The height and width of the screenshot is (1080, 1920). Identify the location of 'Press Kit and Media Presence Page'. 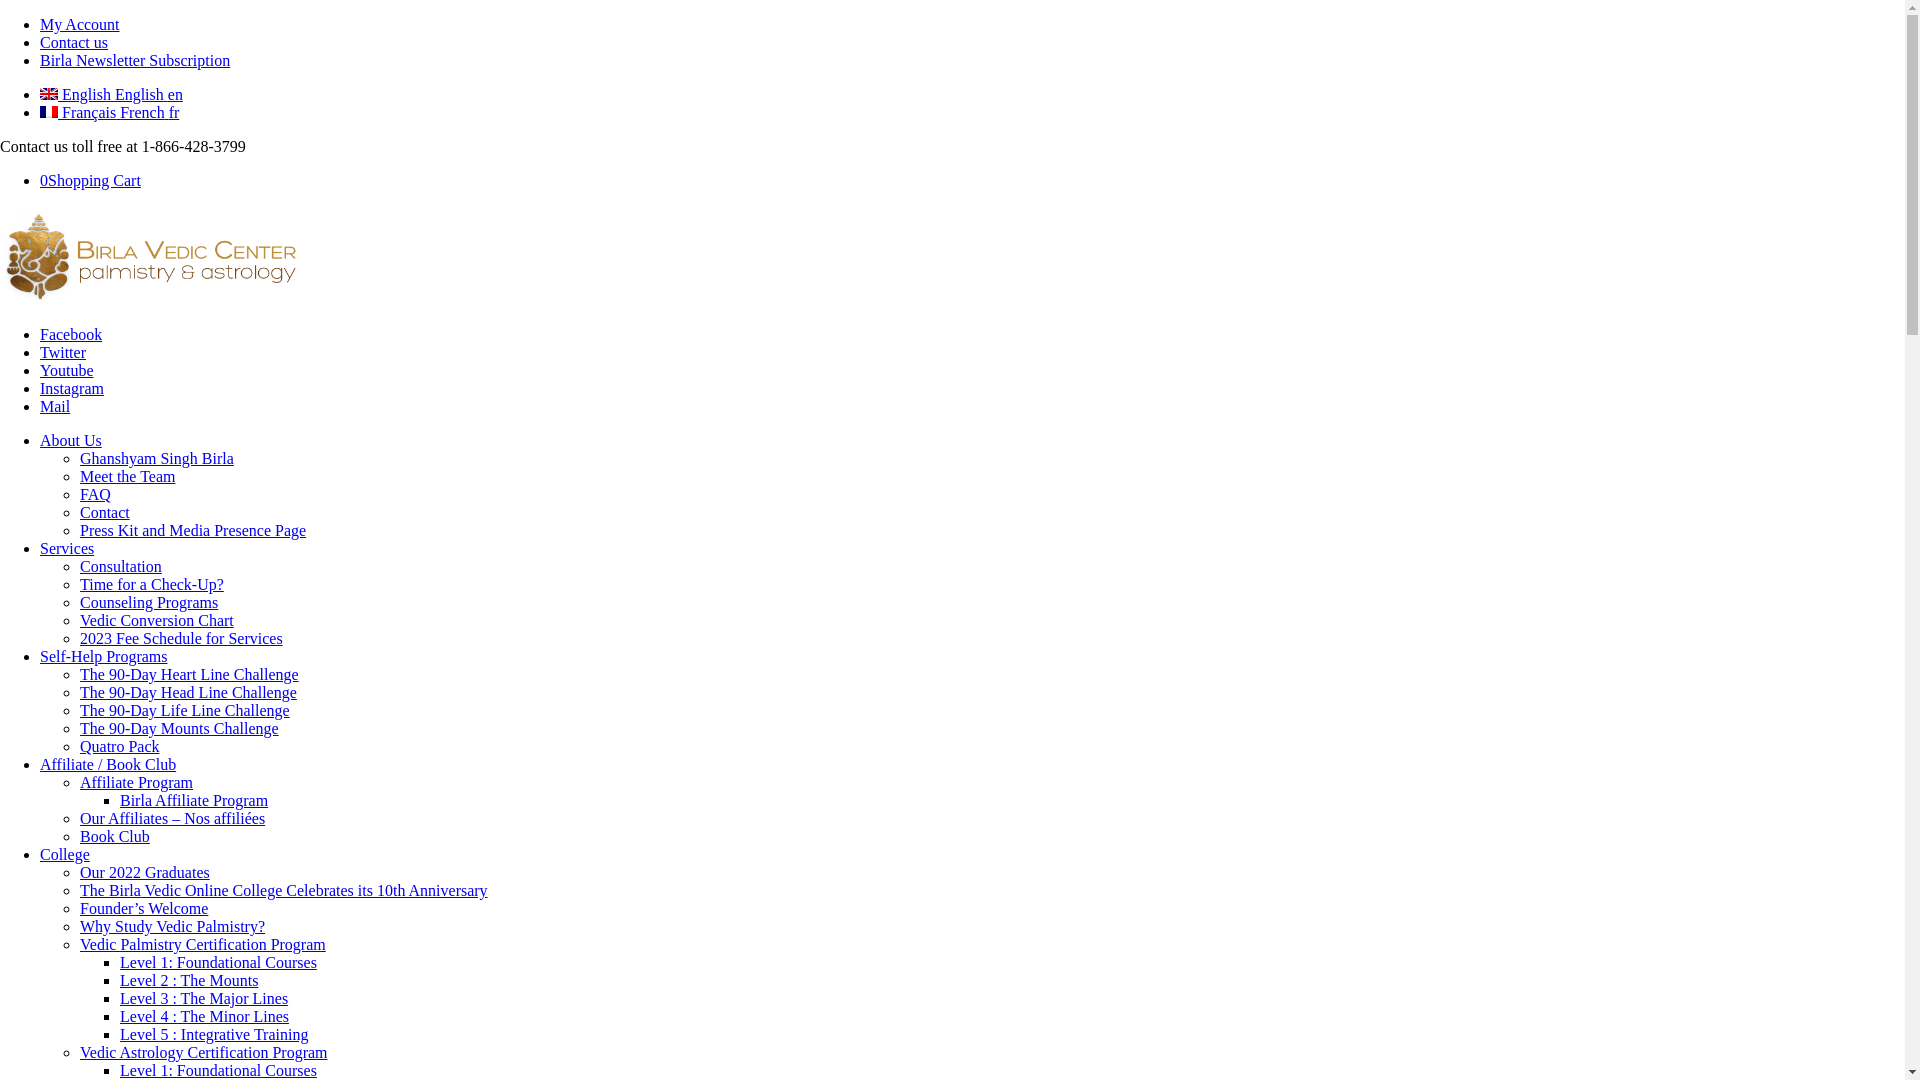
(192, 529).